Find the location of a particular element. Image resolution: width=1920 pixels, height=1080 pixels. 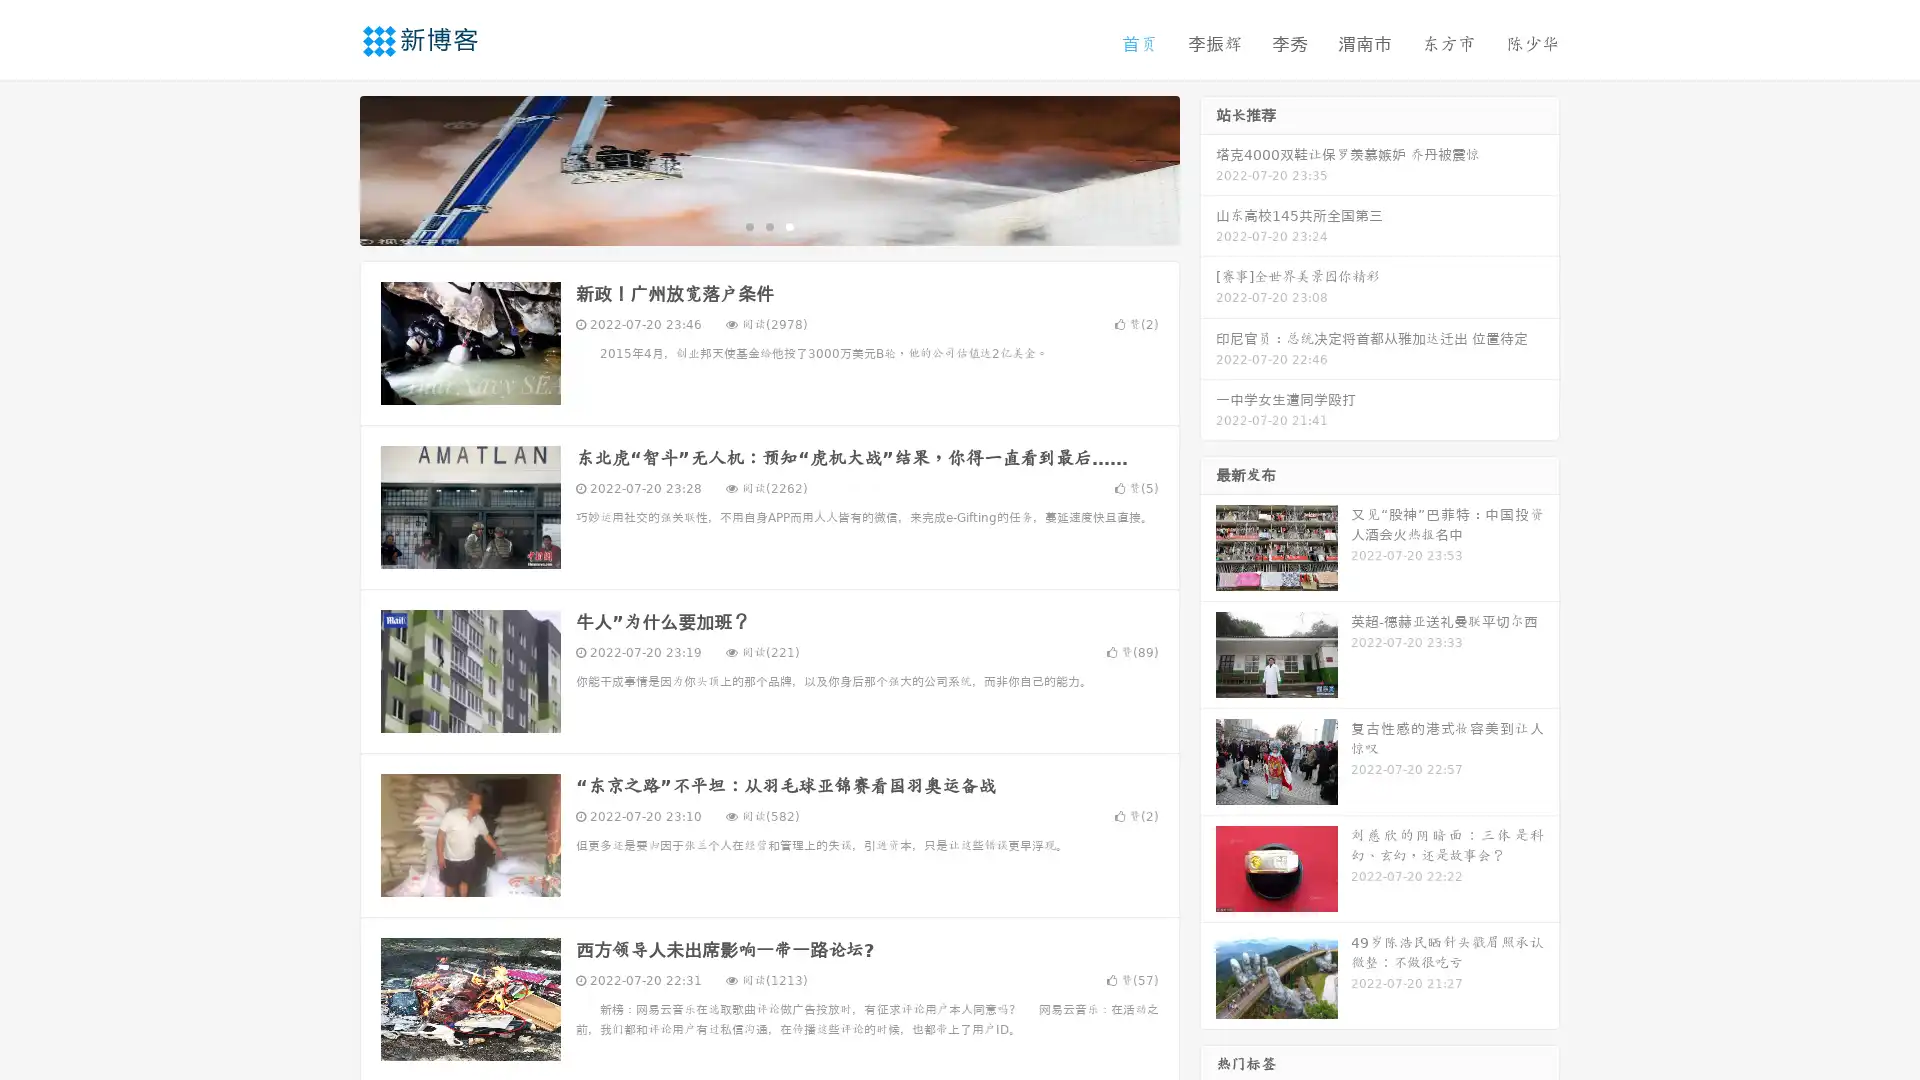

Previous slide is located at coordinates (330, 168).